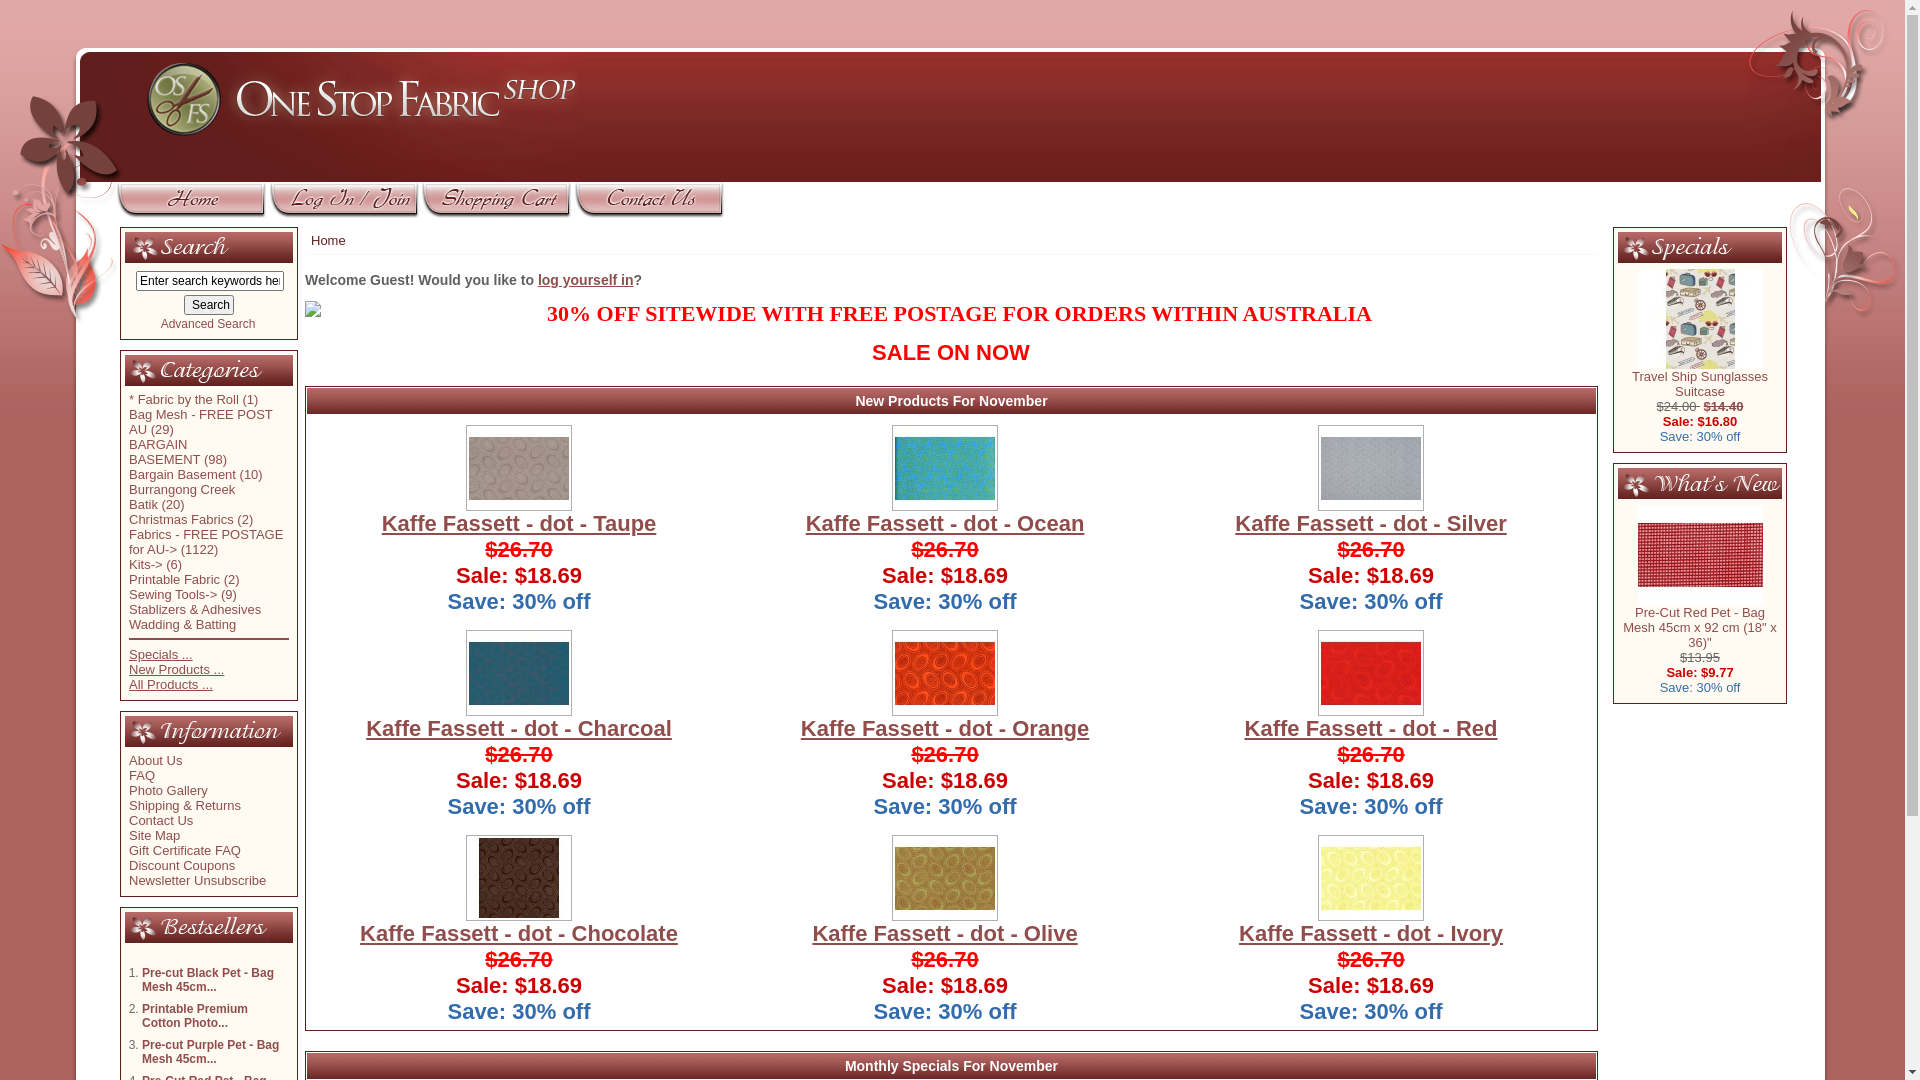  What do you see at coordinates (201, 420) in the screenshot?
I see `'Bag Mesh - FREE POST AU'` at bounding box center [201, 420].